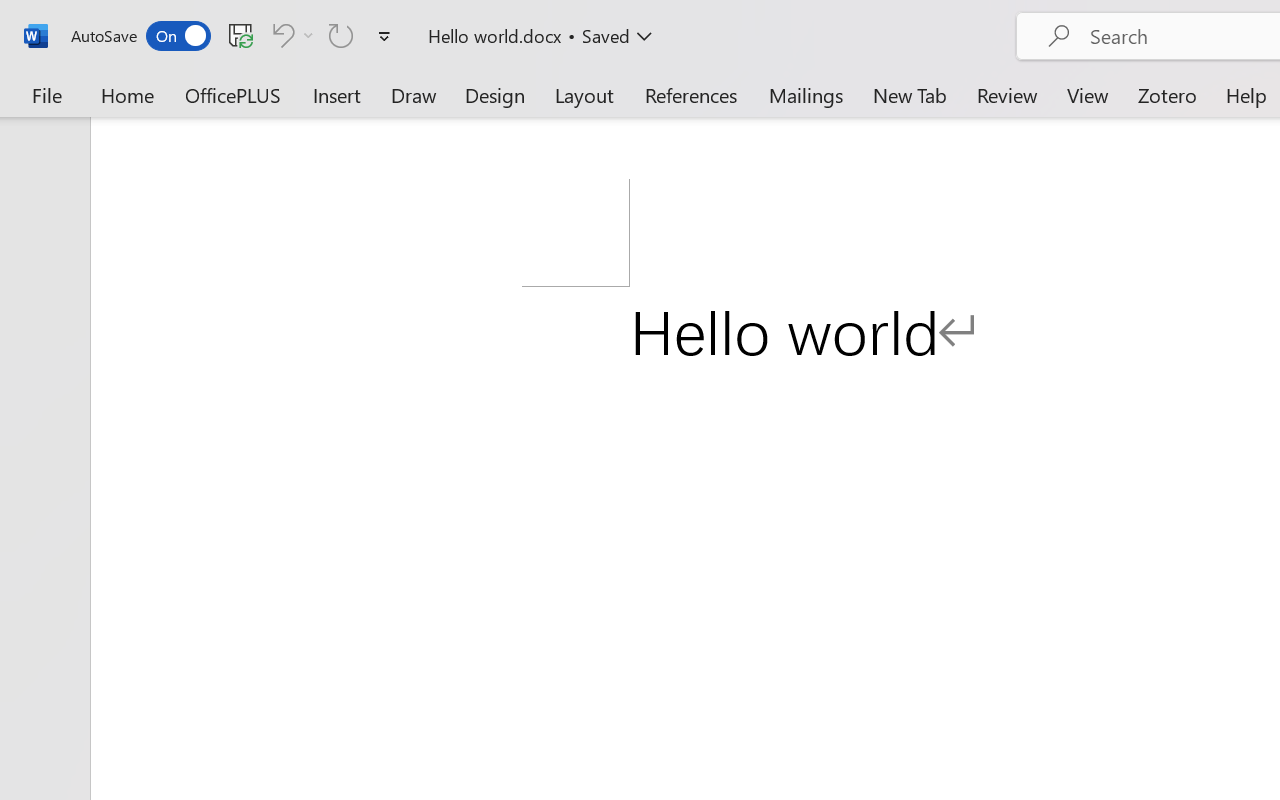 Image resolution: width=1280 pixels, height=800 pixels. I want to click on 'Review', so click(1007, 94).